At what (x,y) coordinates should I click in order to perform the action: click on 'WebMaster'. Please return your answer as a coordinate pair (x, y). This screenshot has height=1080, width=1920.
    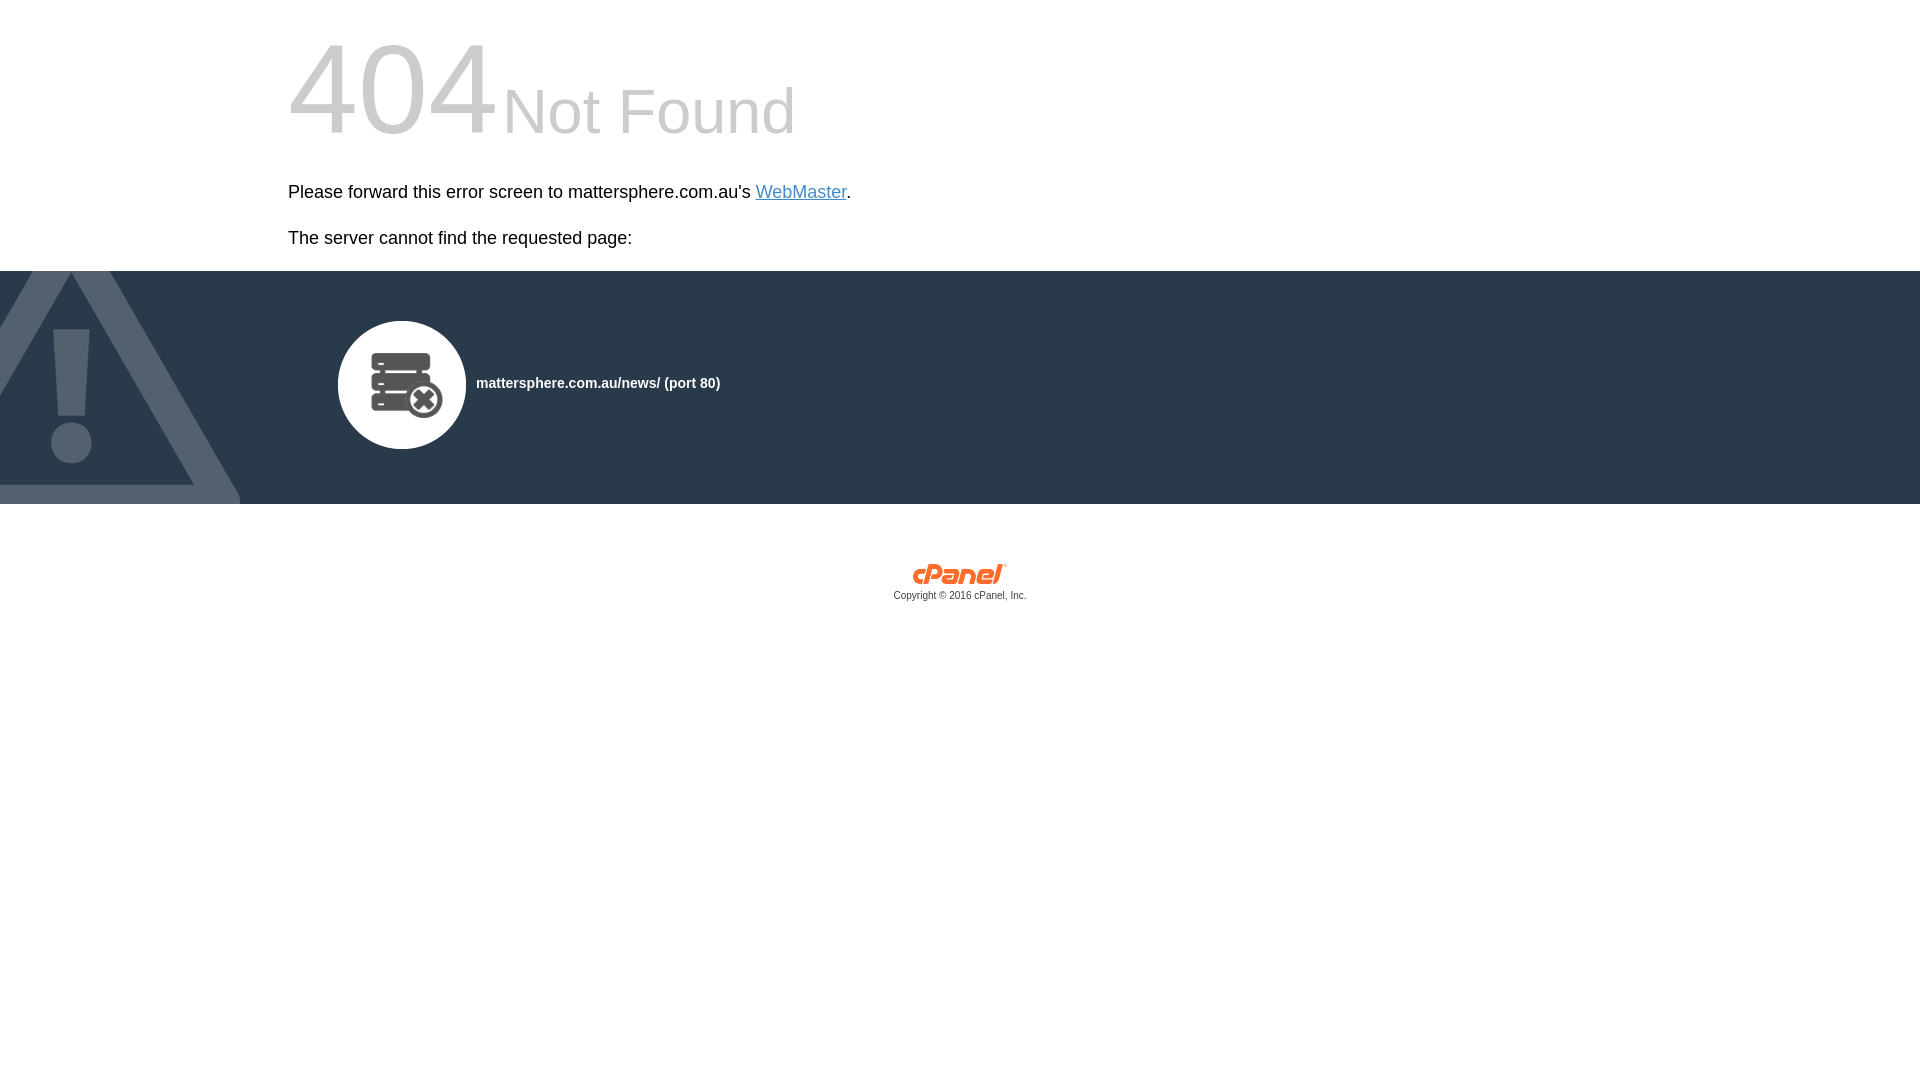
    Looking at the image, I should click on (754, 192).